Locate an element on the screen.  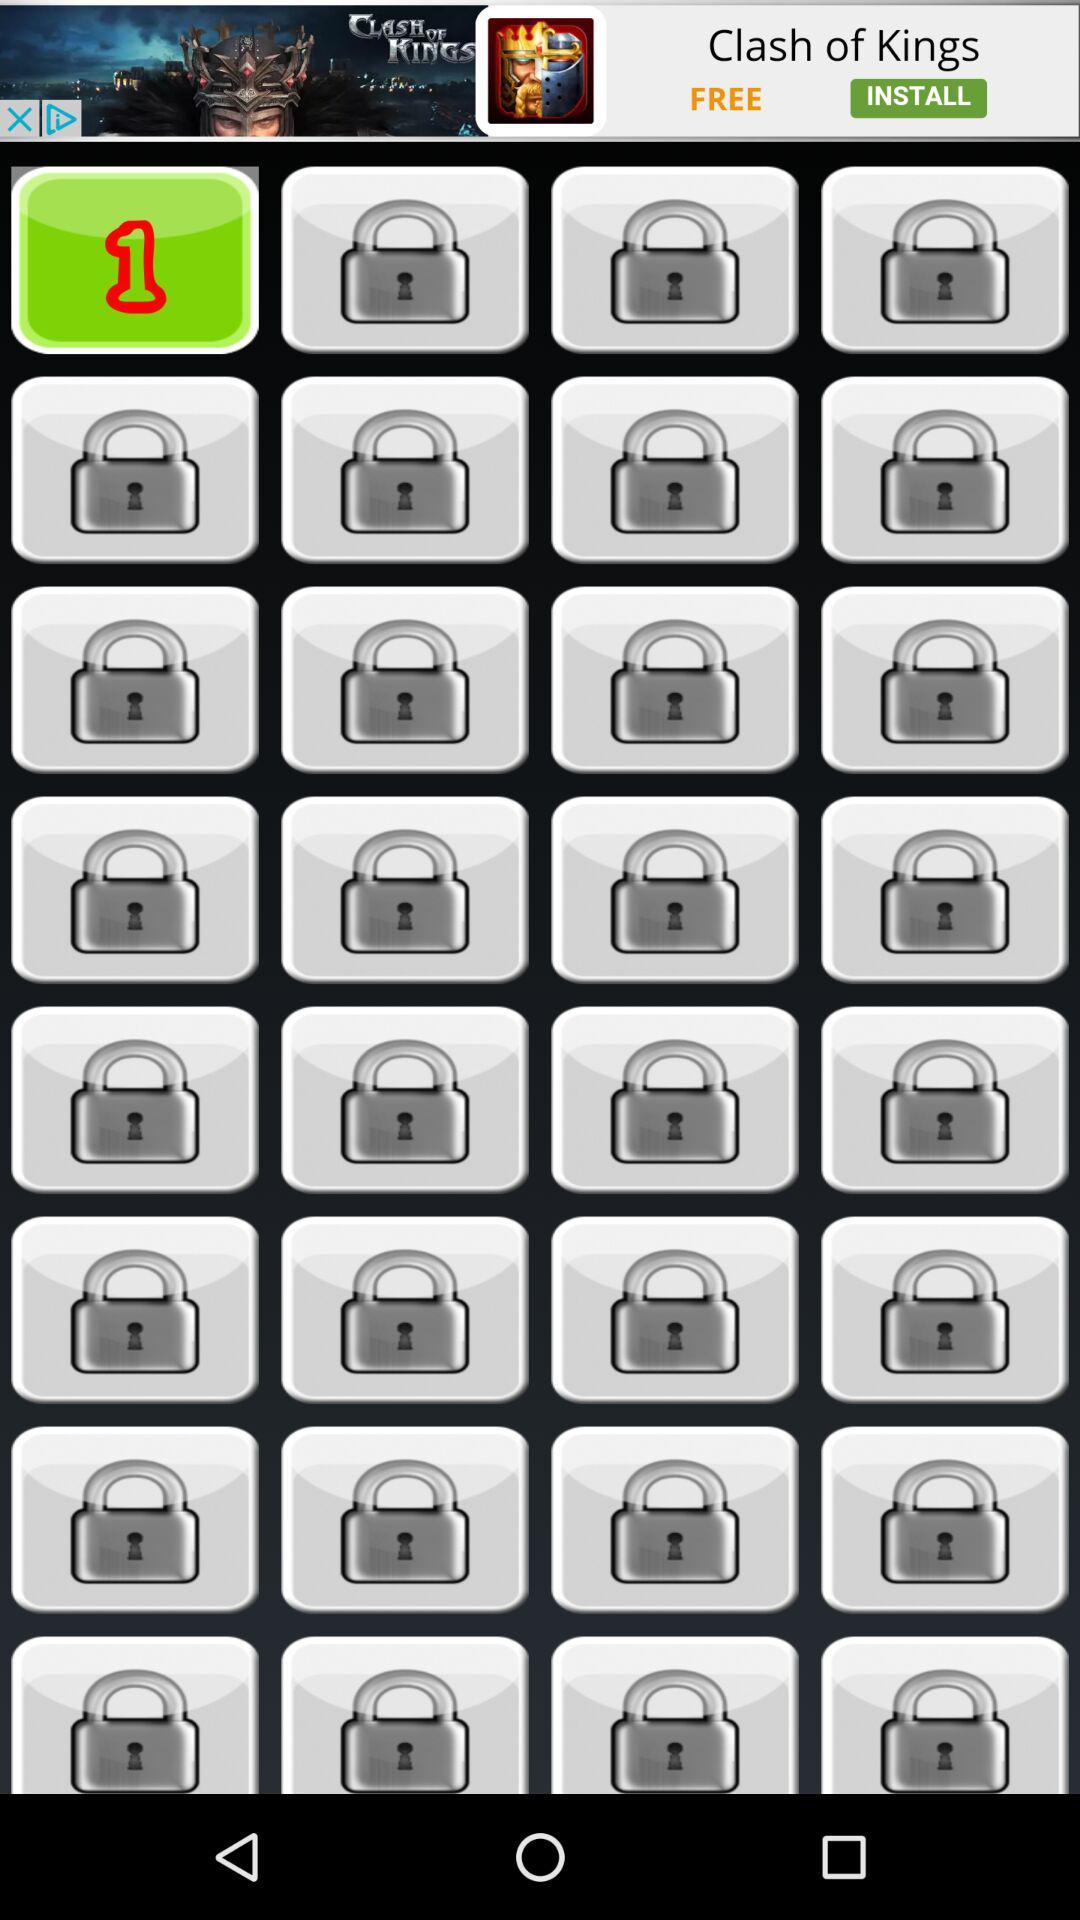
unlock item is located at coordinates (945, 889).